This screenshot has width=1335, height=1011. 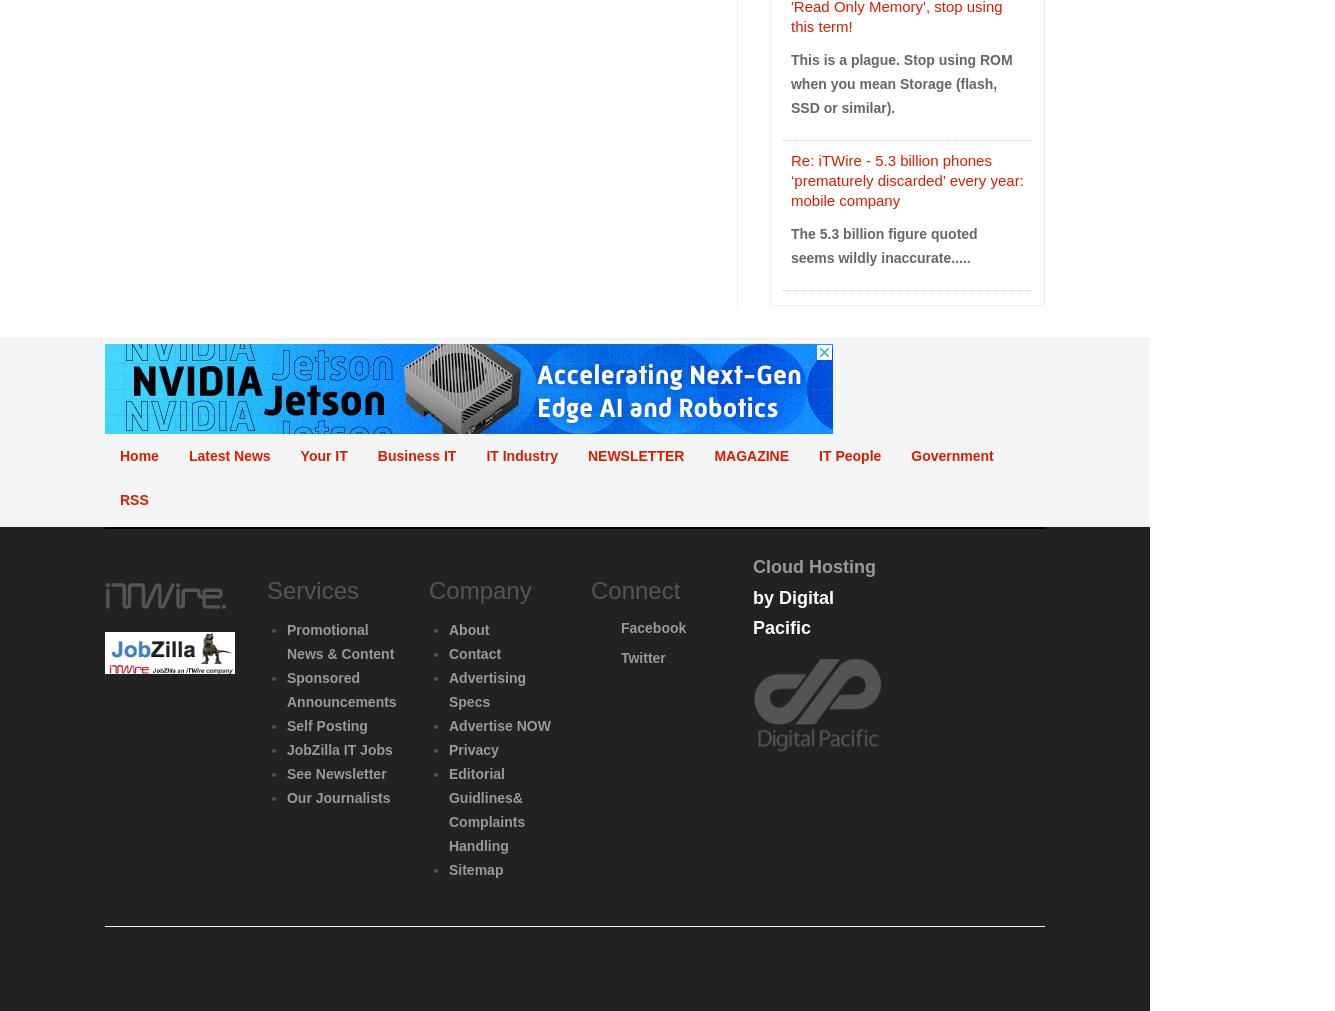 What do you see at coordinates (415, 453) in the screenshot?
I see `'Business IT'` at bounding box center [415, 453].